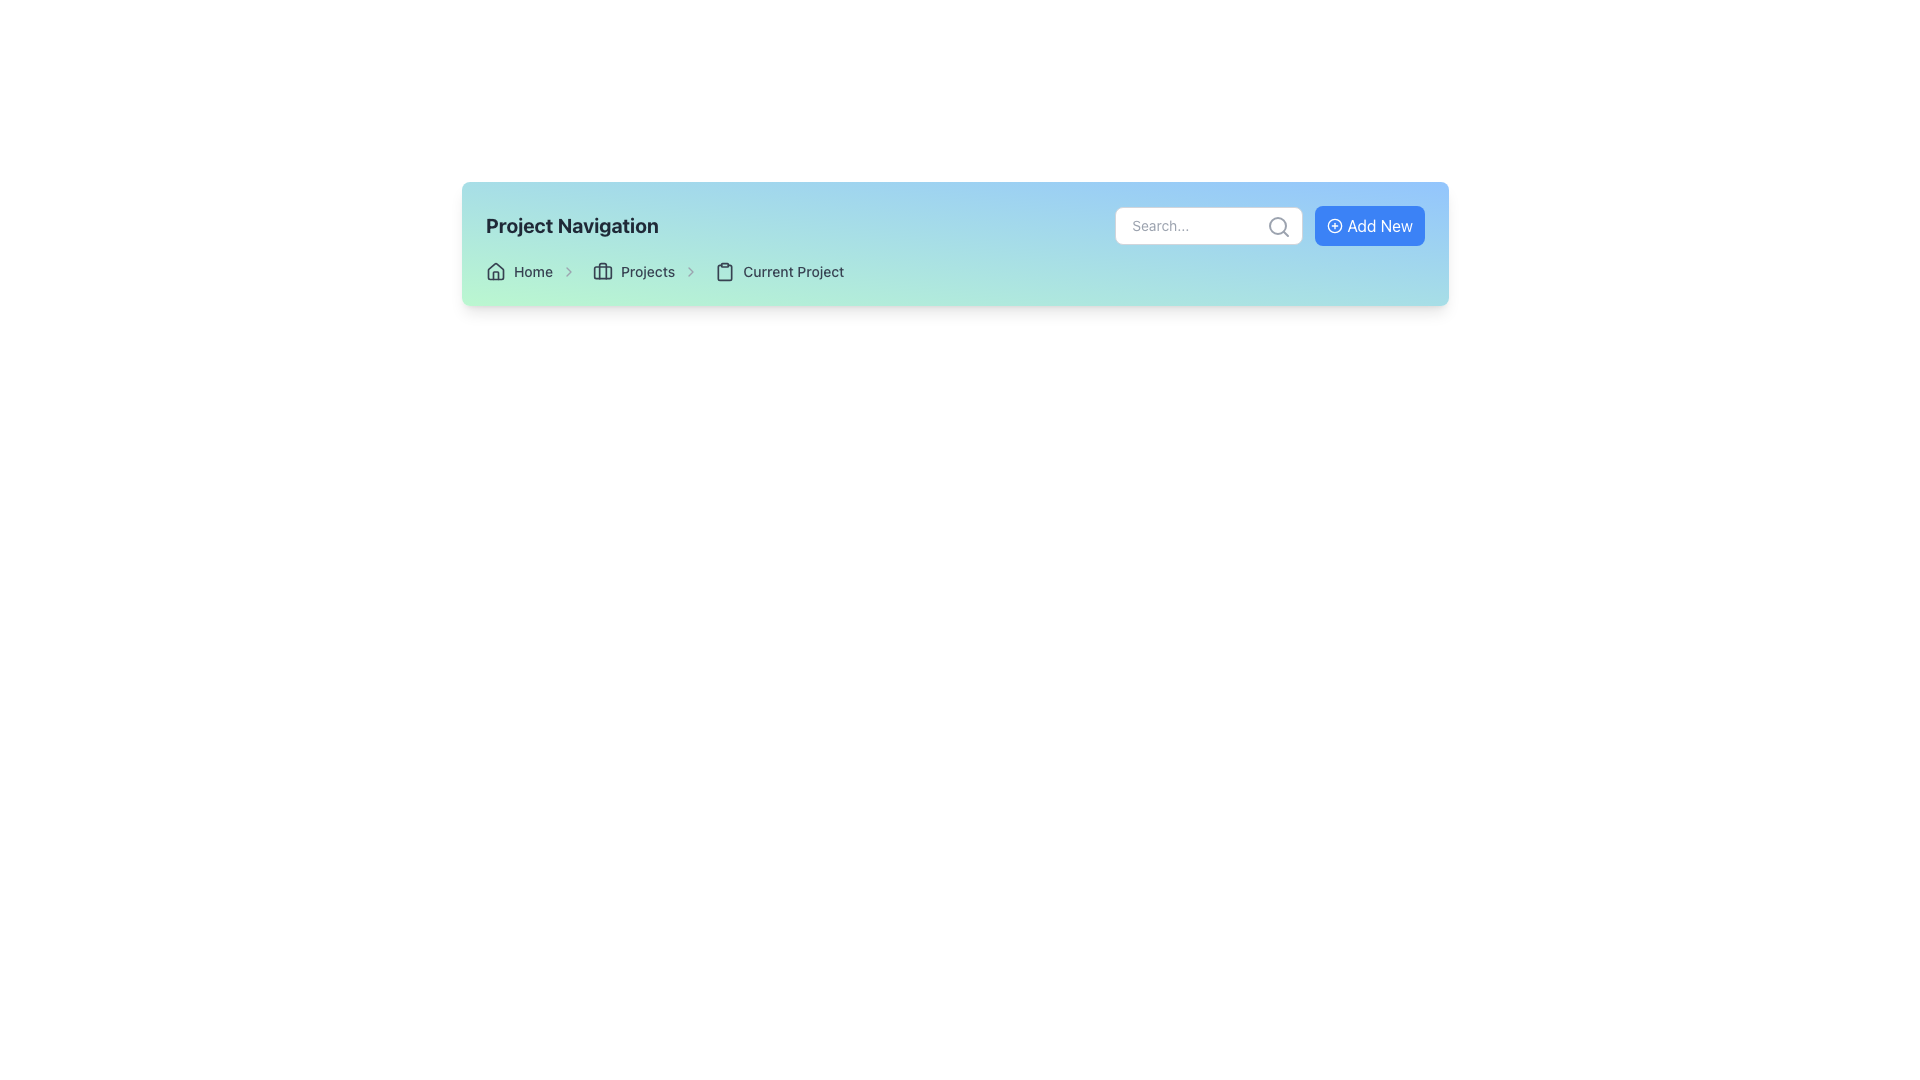 This screenshot has width=1920, height=1080. Describe the element at coordinates (533, 272) in the screenshot. I see `the 'Home' text label in the breadcrumb navigation bar, which indicates the current section of the navigational hierarchy` at that location.